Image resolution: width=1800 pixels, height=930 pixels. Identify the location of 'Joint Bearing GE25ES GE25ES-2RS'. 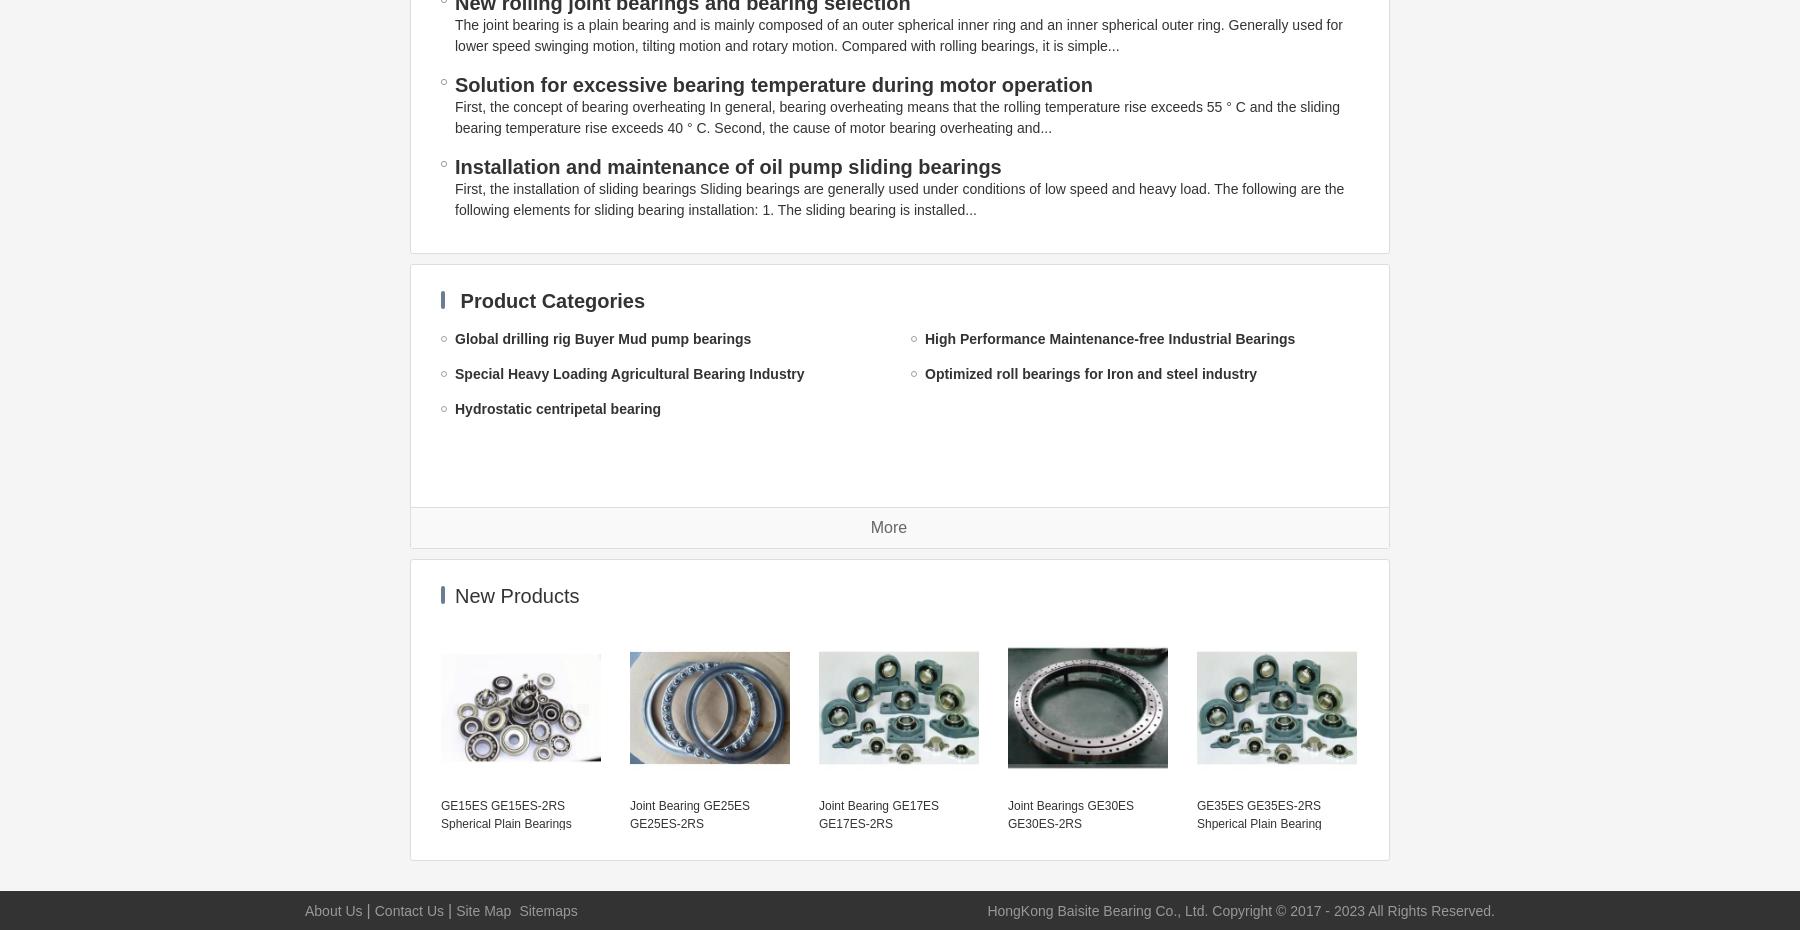
(688, 813).